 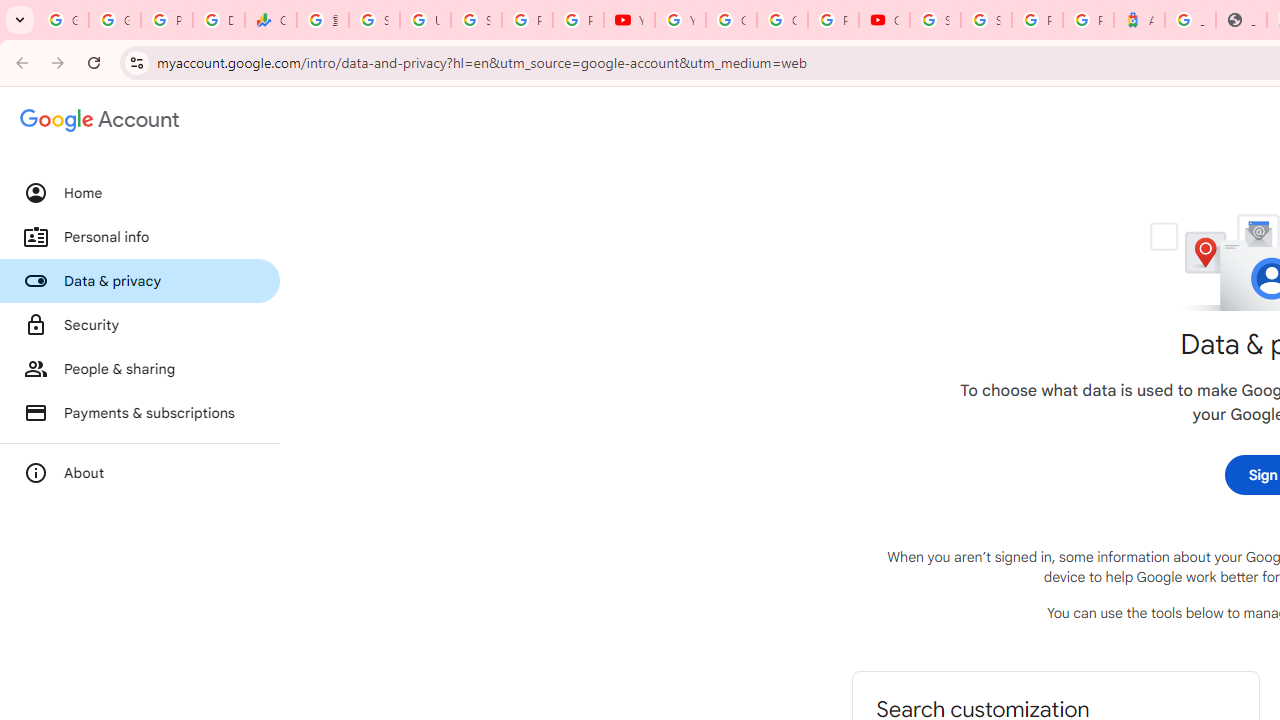 I want to click on 'More information about the Google Account', so click(x=139, y=473).